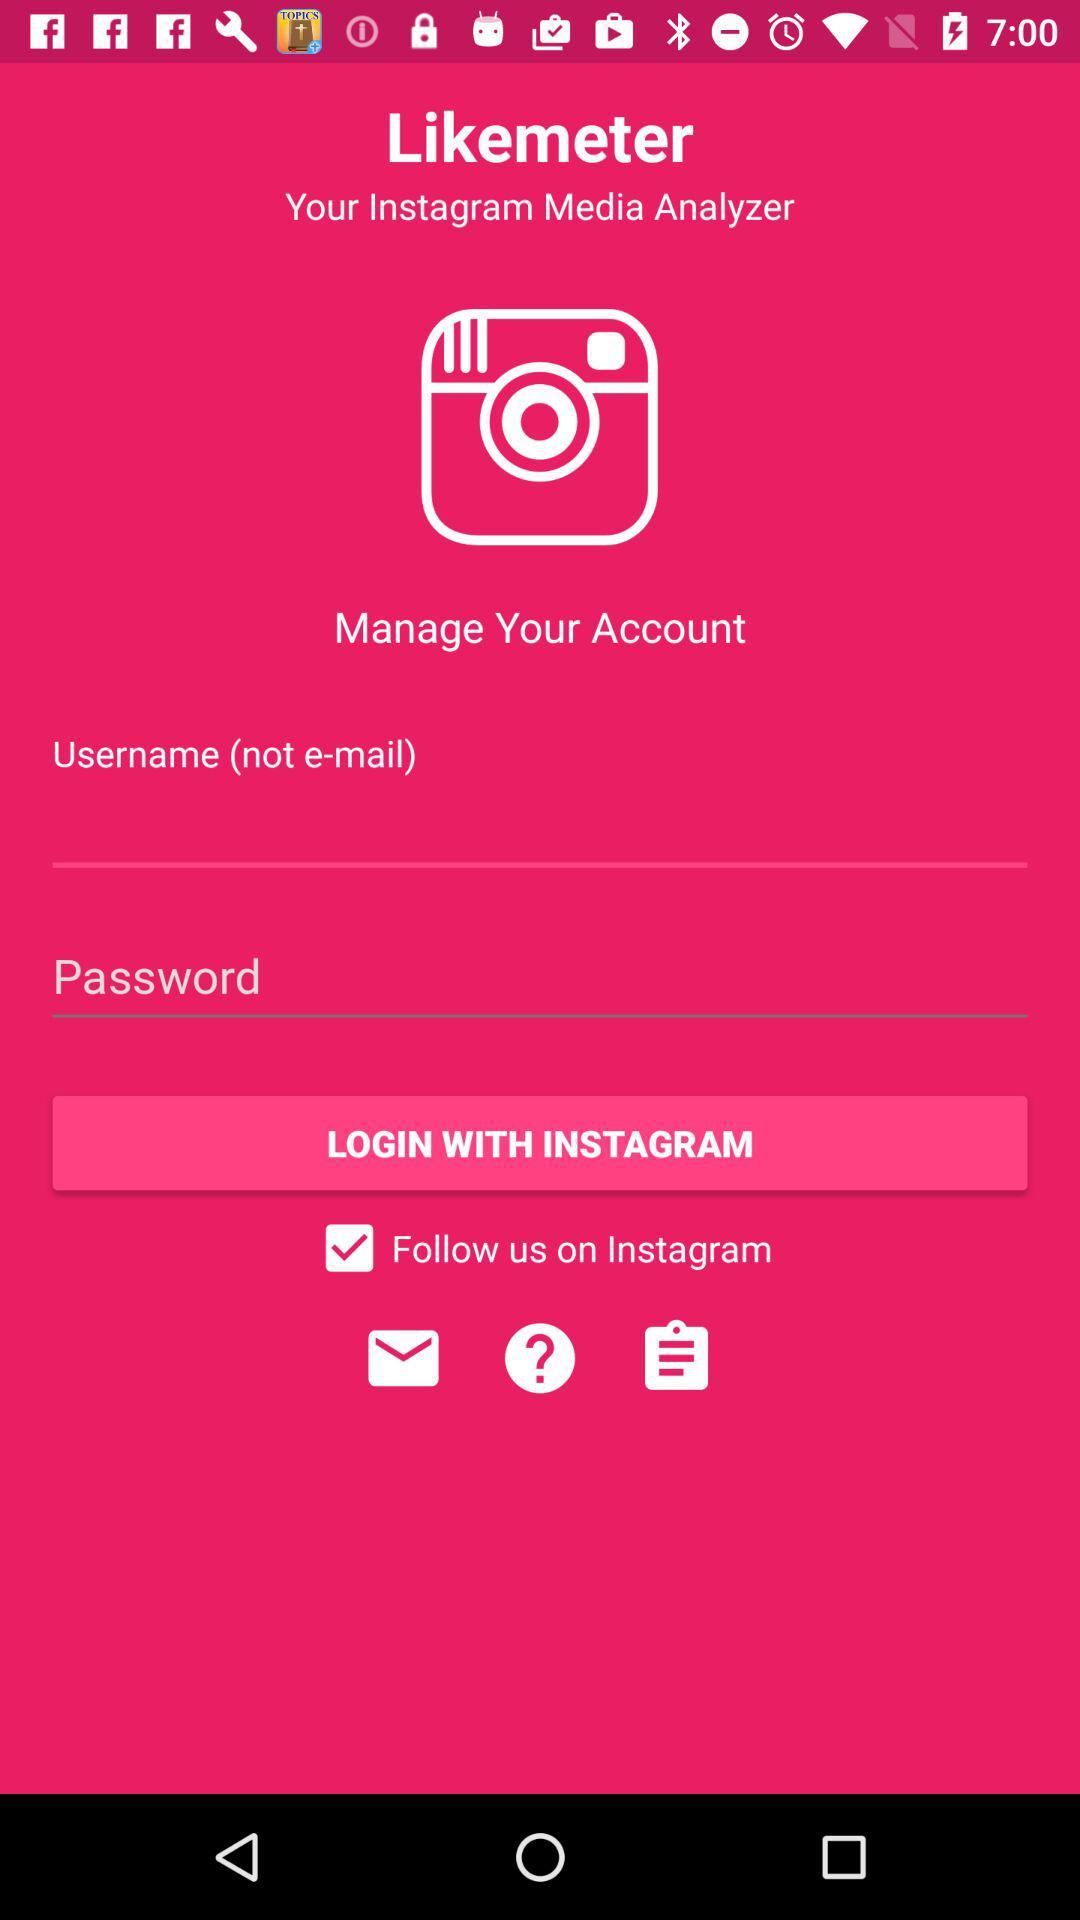  What do you see at coordinates (540, 1358) in the screenshot?
I see `questions` at bounding box center [540, 1358].